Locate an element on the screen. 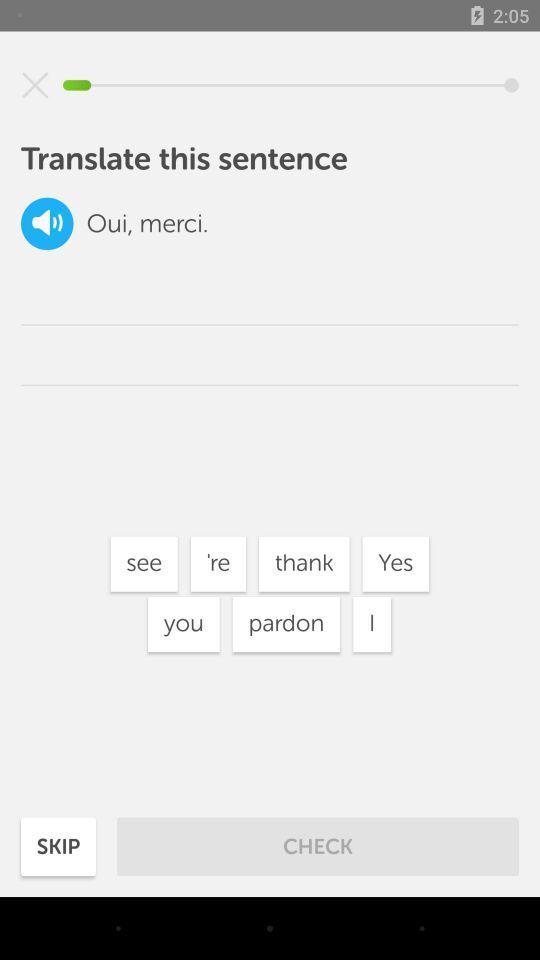 The image size is (540, 960). 're is located at coordinates (217, 564).